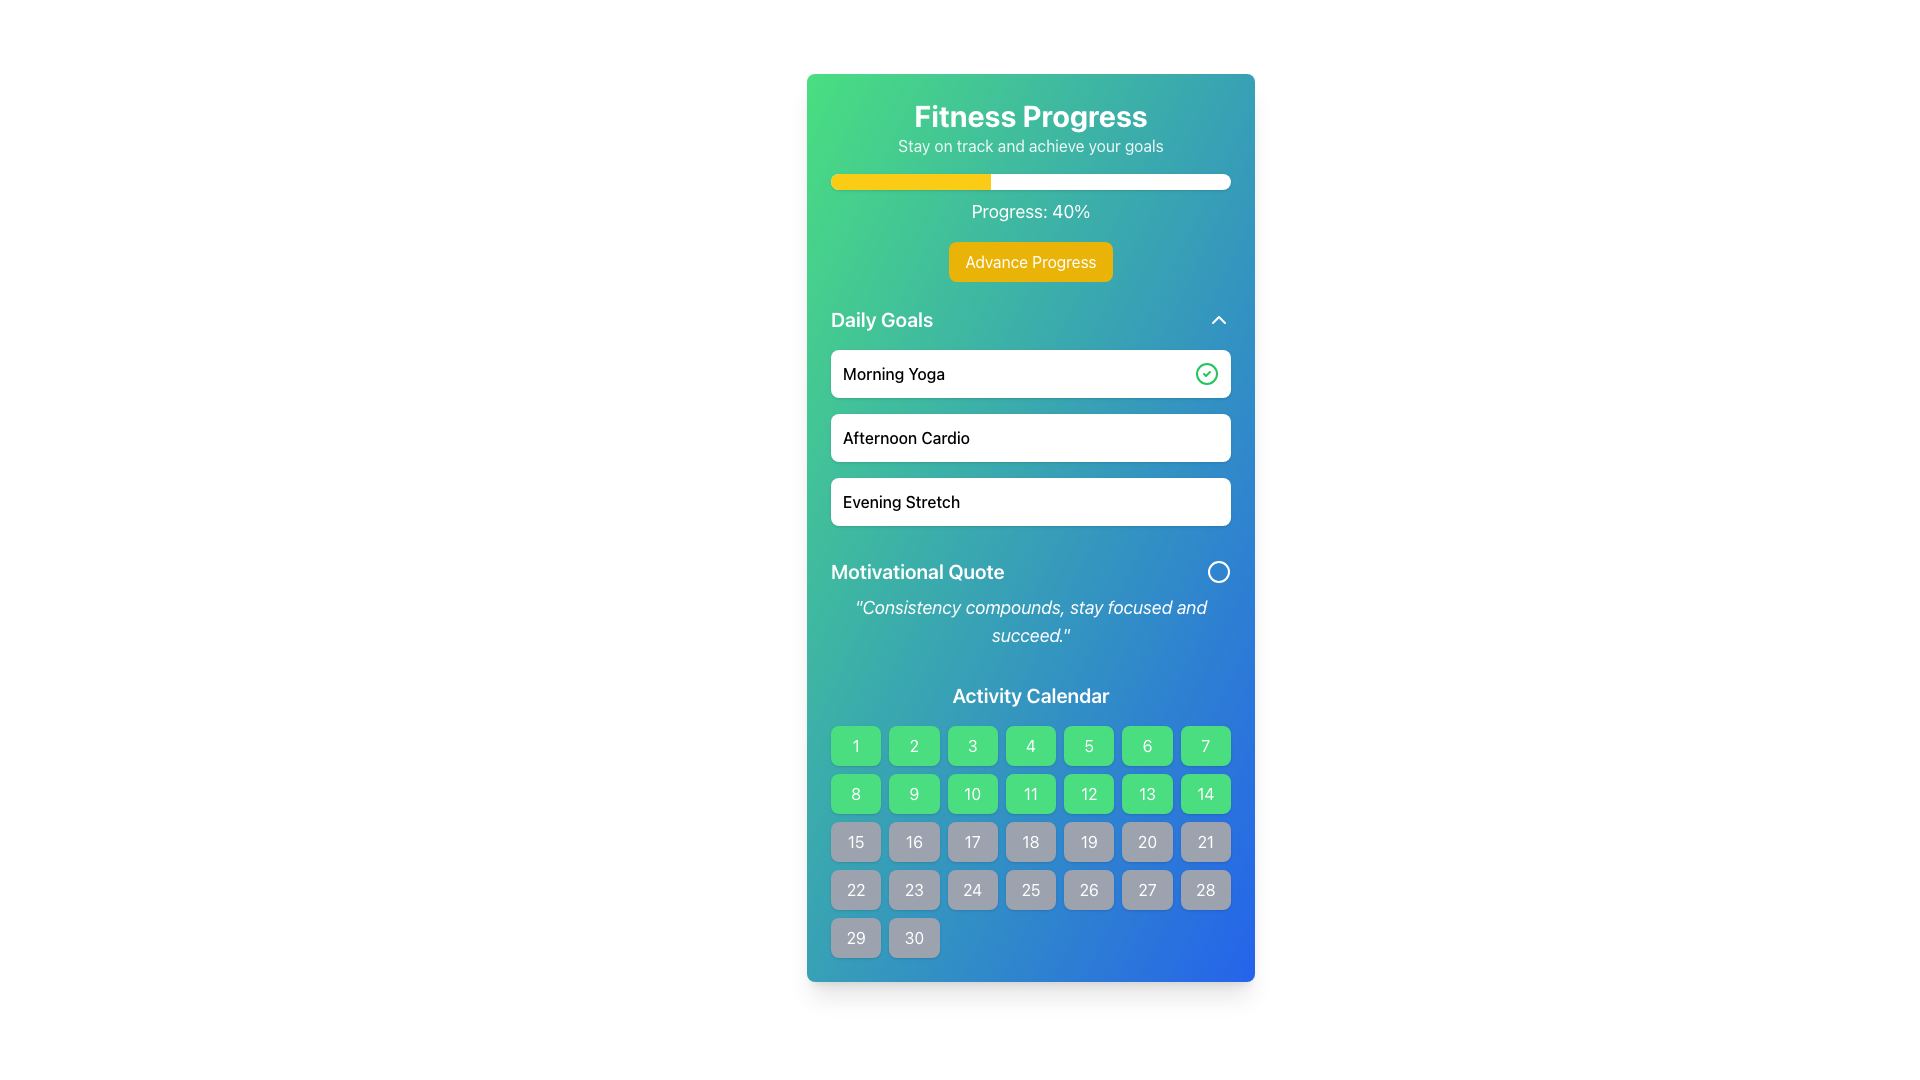  Describe the element at coordinates (900, 500) in the screenshot. I see `the text label displaying 'Evening Stretch', which is located in the 'Daily Goals' section, positioned below 'Afternoon Cardio' and above 'Motivational Quote'` at that location.